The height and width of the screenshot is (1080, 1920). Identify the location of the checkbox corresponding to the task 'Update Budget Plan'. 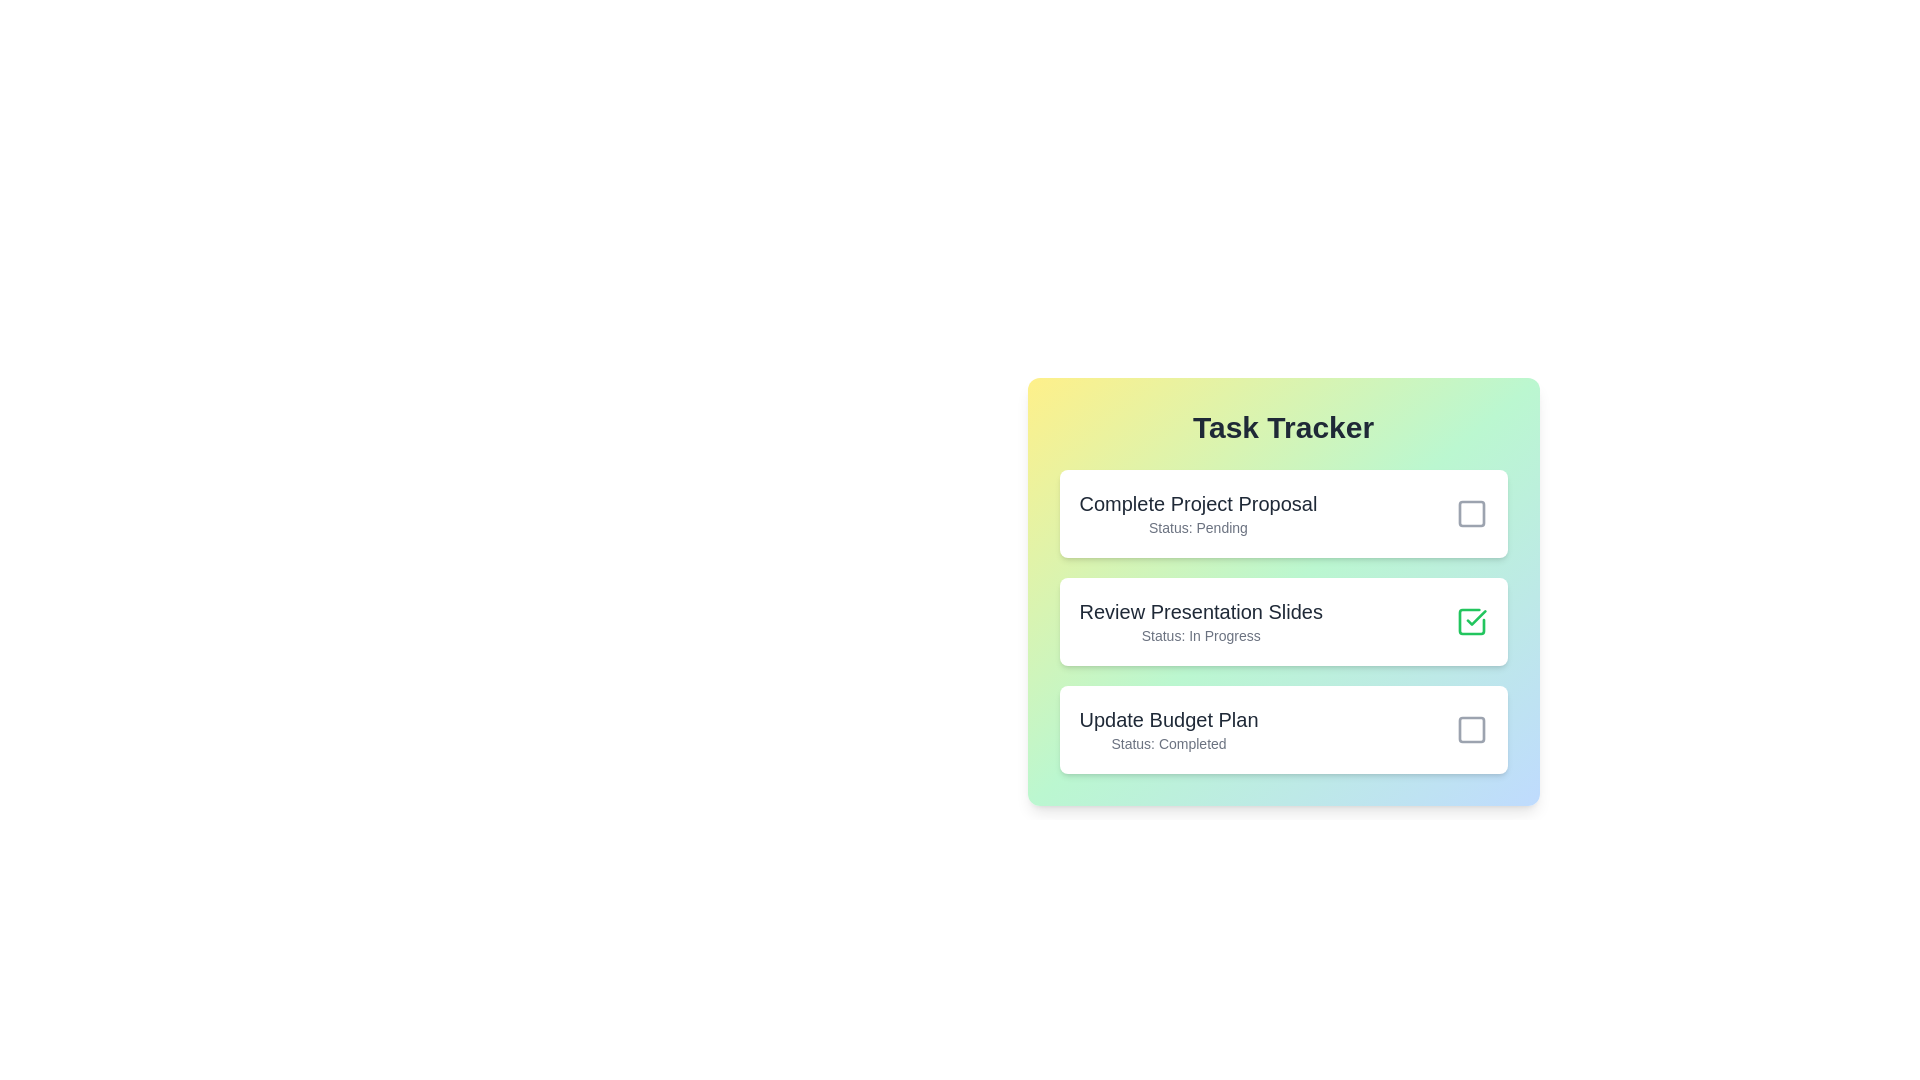
(1471, 729).